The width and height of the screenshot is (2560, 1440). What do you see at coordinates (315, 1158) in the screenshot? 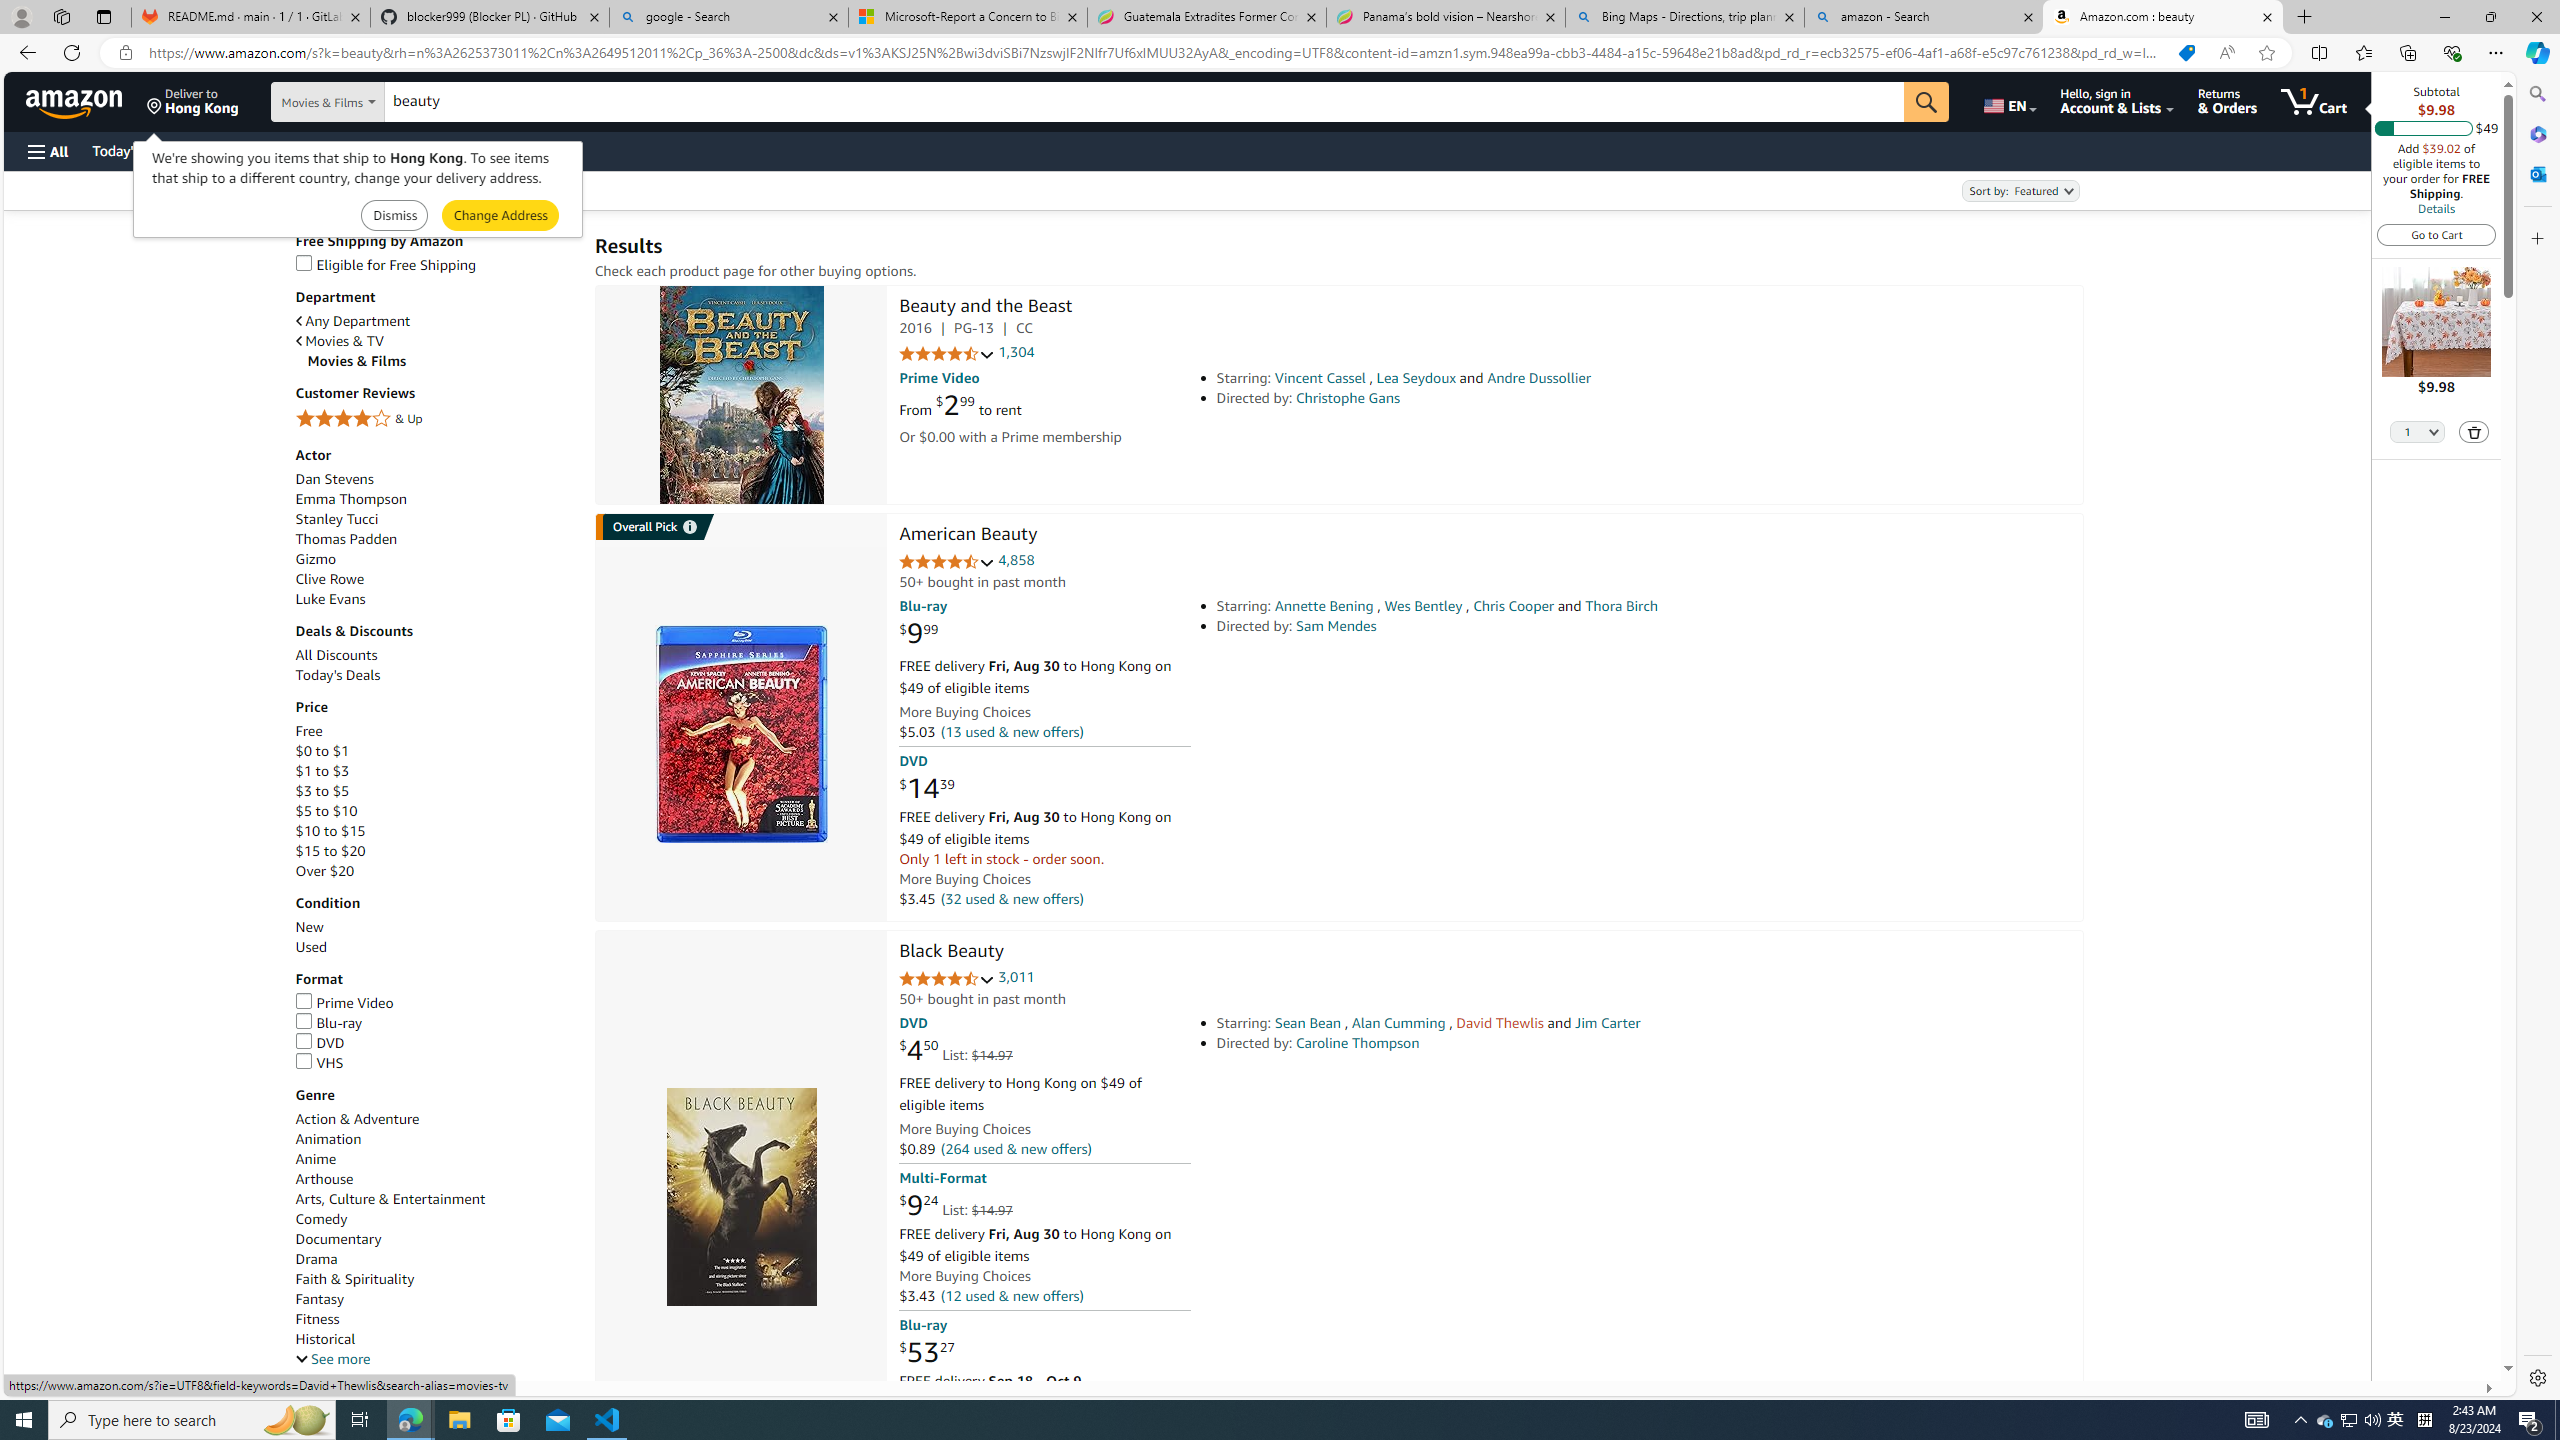
I see `'Anime'` at bounding box center [315, 1158].